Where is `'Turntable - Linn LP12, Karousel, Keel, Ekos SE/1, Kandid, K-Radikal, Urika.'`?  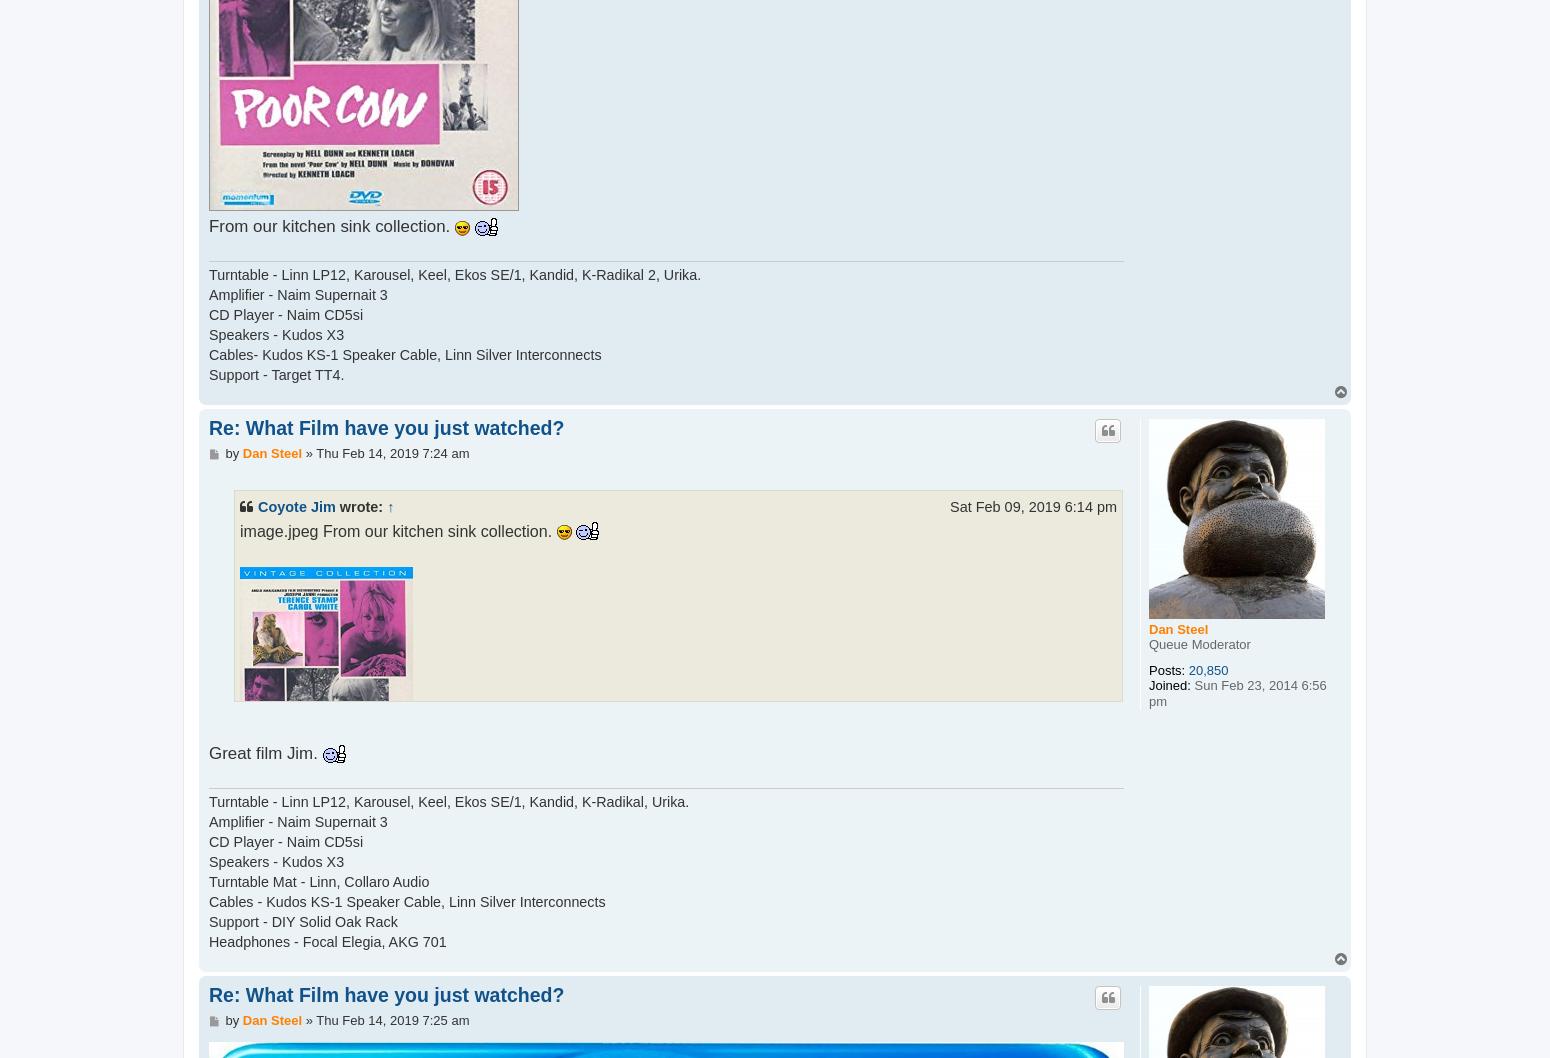
'Turntable - Linn LP12, Karousel, Keel, Ekos SE/1, Kandid, K-Radikal, Urika.' is located at coordinates (449, 800).